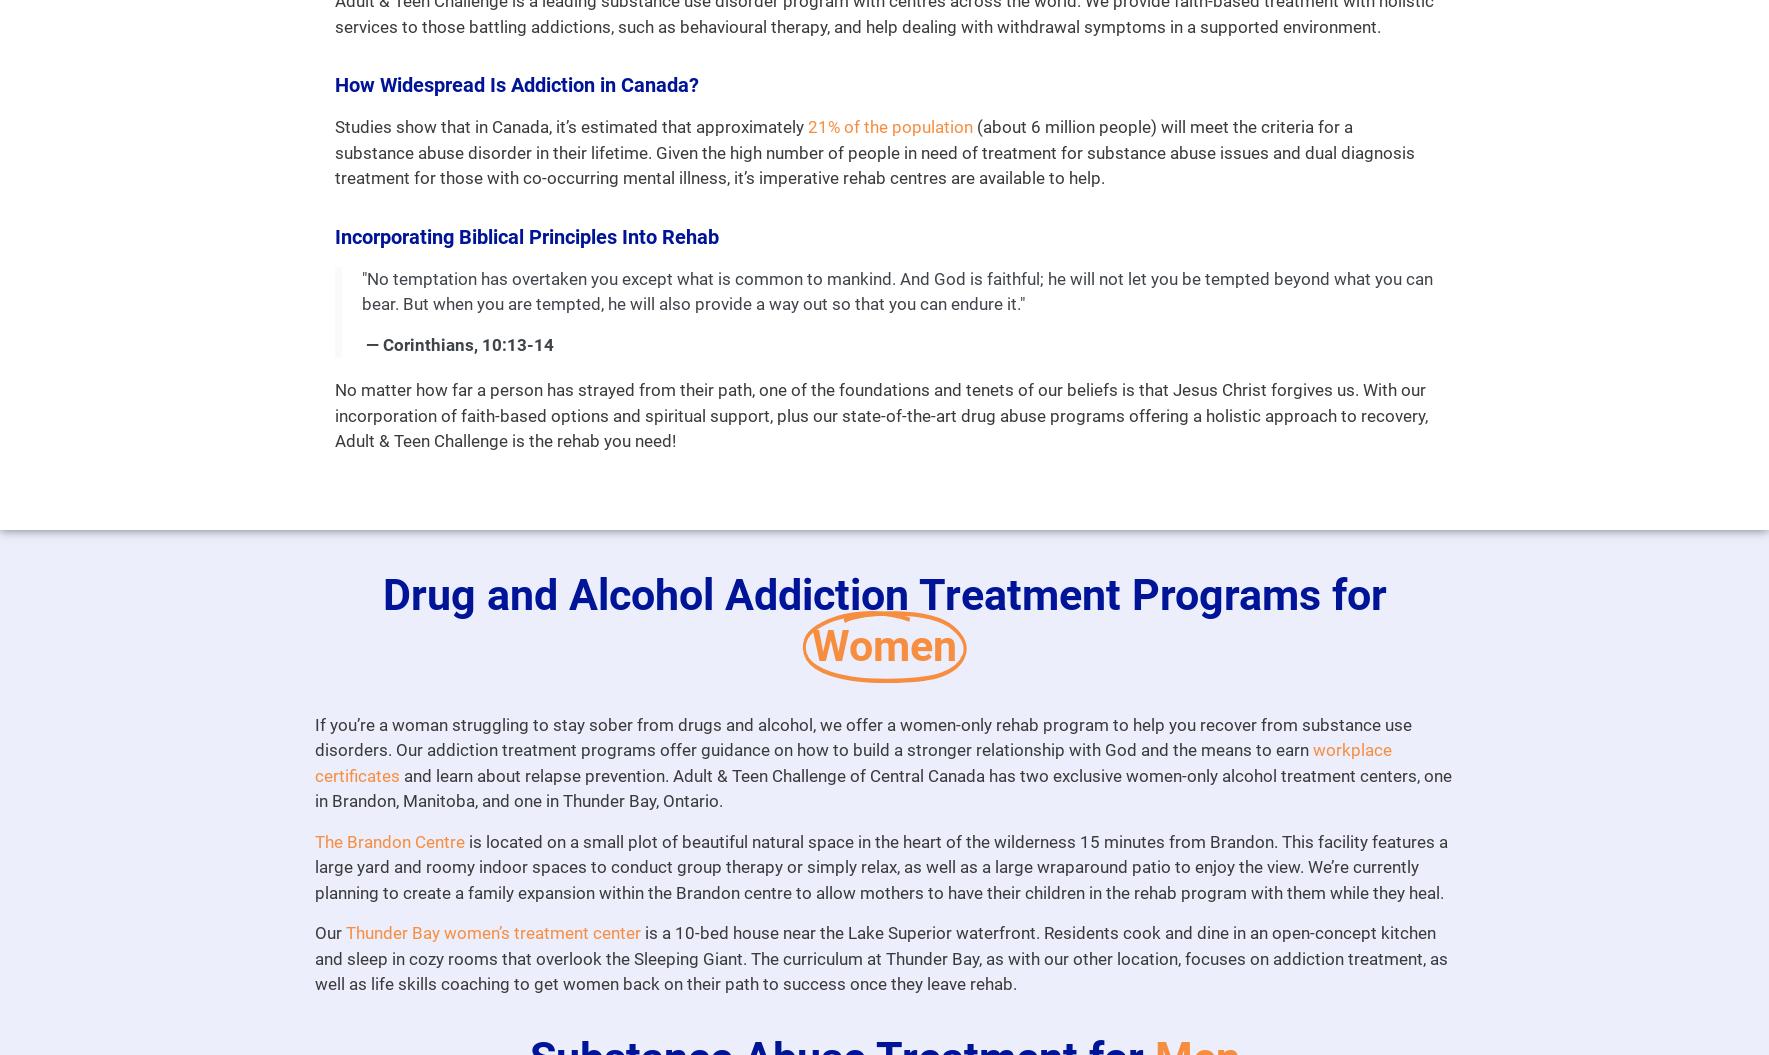  I want to click on 'Incorporating Biblical Principles Into Rehab', so click(524, 236).